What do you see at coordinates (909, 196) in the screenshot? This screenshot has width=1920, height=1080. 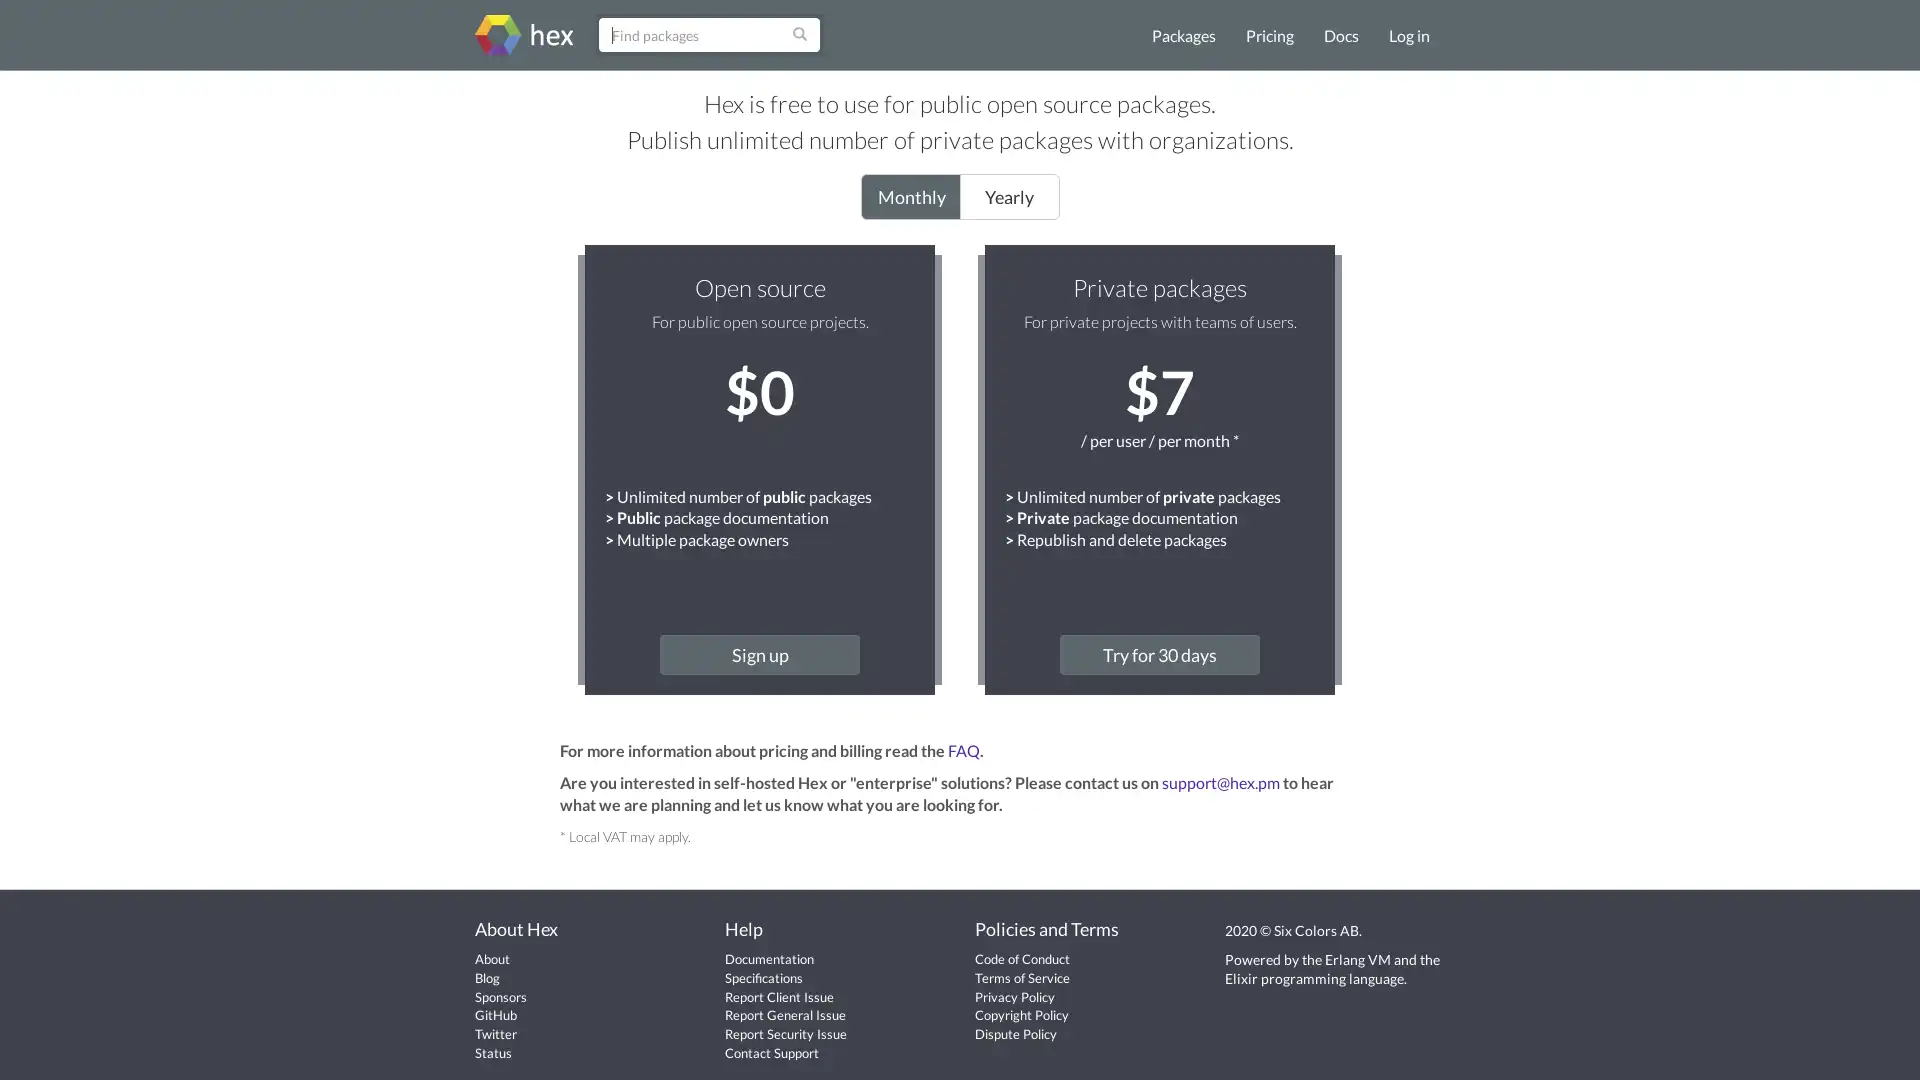 I see `Monthly` at bounding box center [909, 196].